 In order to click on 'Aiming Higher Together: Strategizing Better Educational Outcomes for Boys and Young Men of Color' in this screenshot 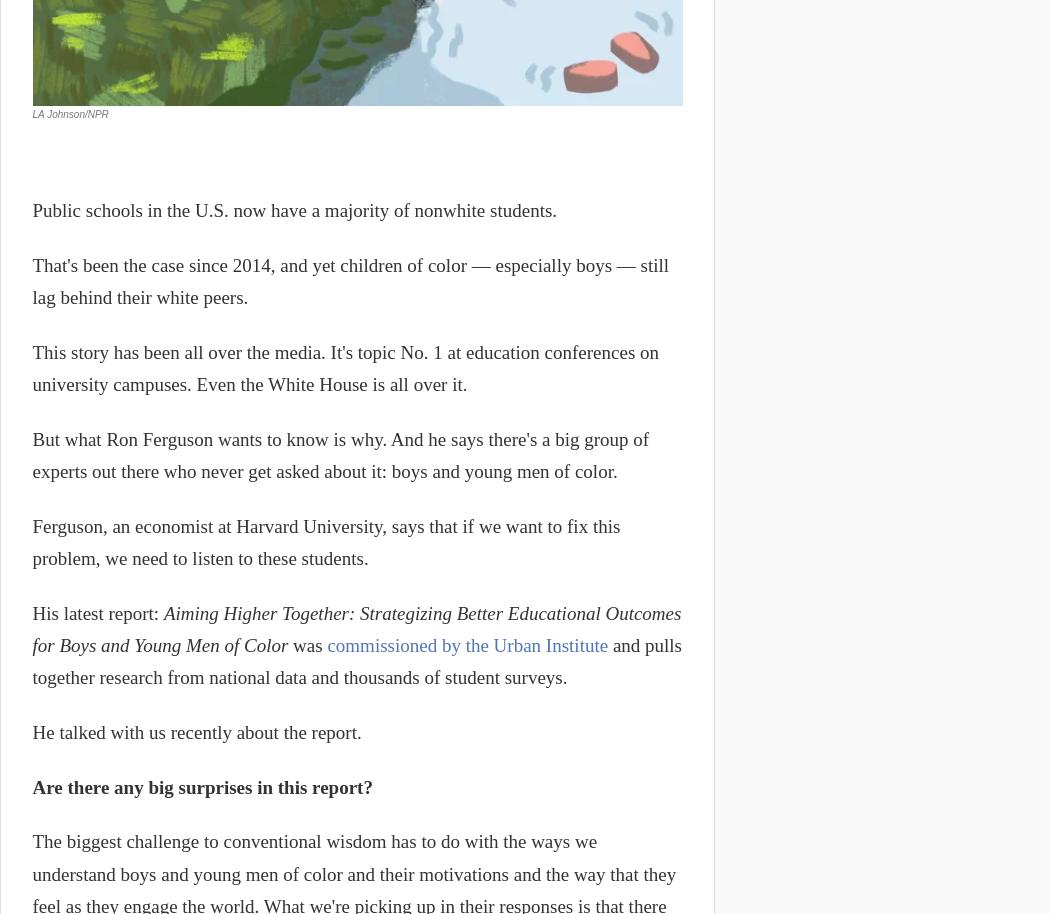, I will do `click(355, 628)`.